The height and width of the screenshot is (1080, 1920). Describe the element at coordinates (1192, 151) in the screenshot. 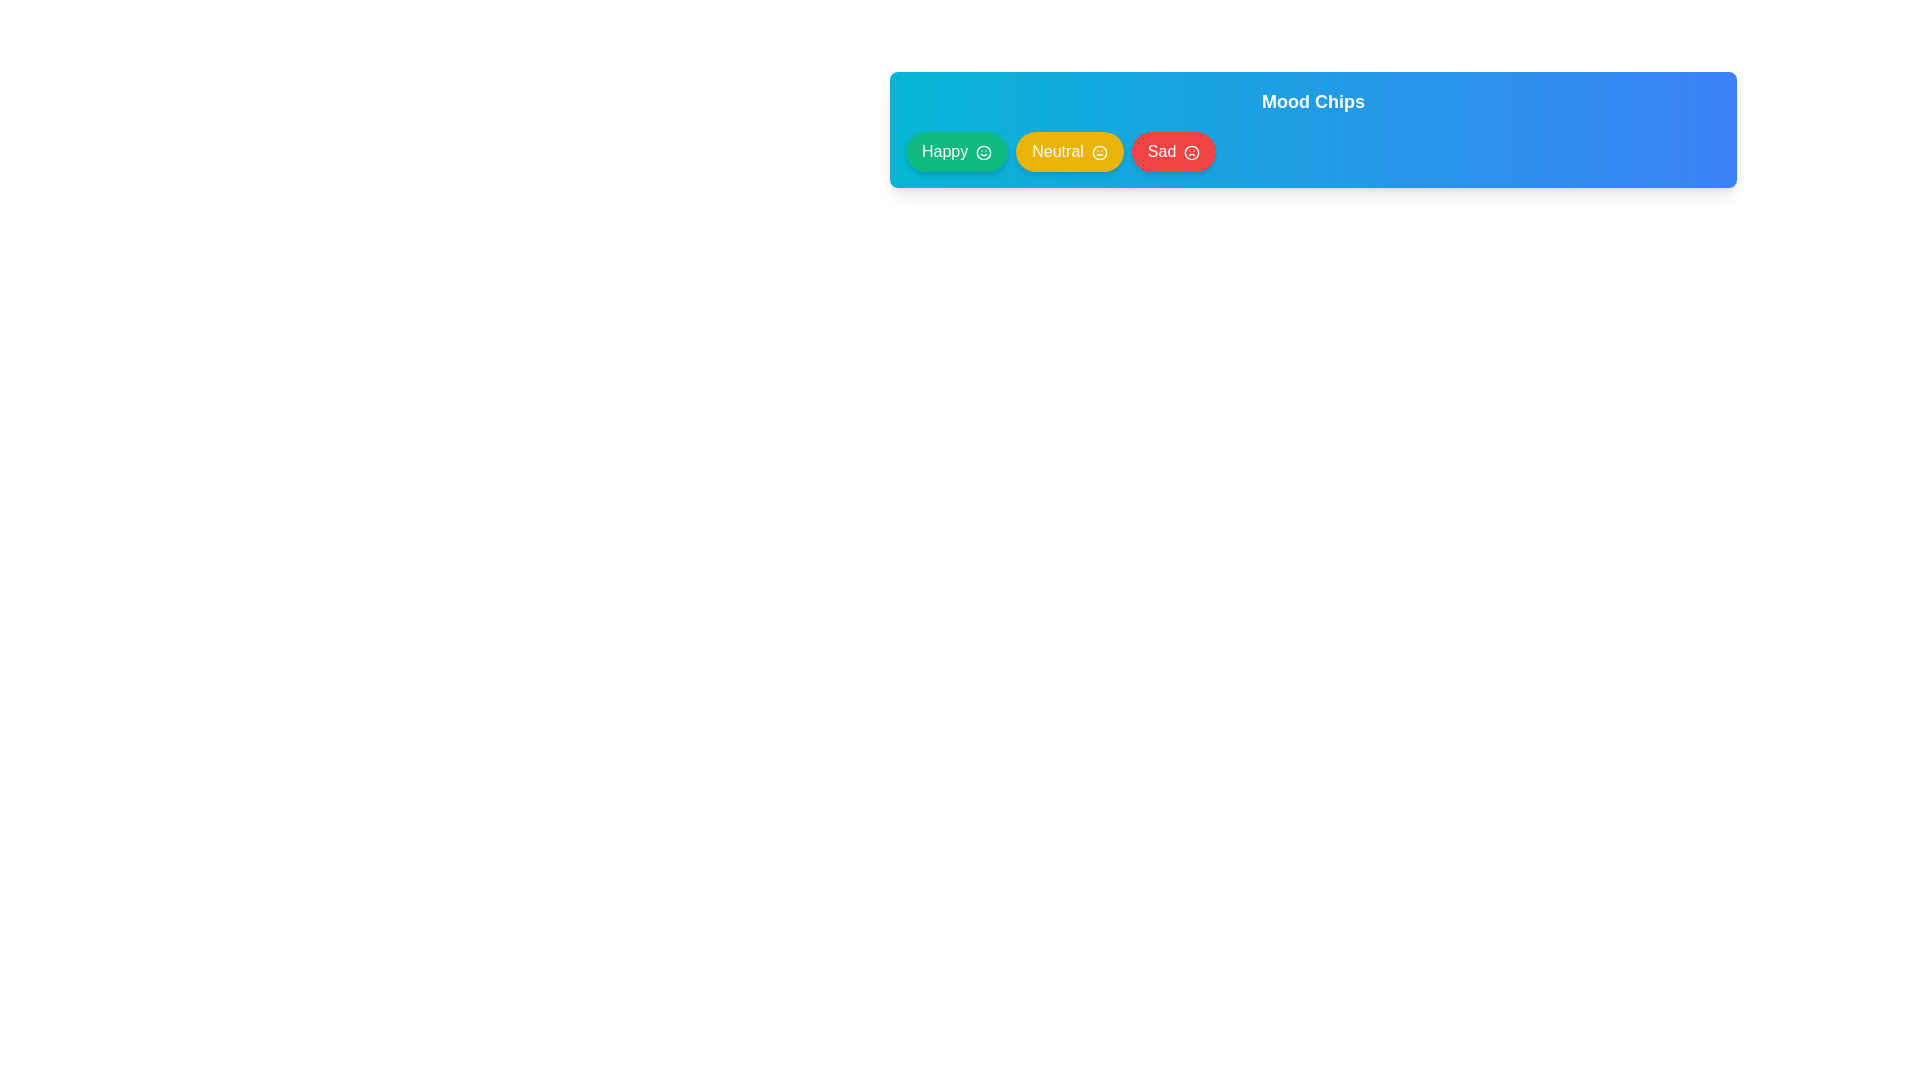

I see `the 'sad' mood icon located within the 'Sad' mood chip in the mood selection component of the user interface` at that location.